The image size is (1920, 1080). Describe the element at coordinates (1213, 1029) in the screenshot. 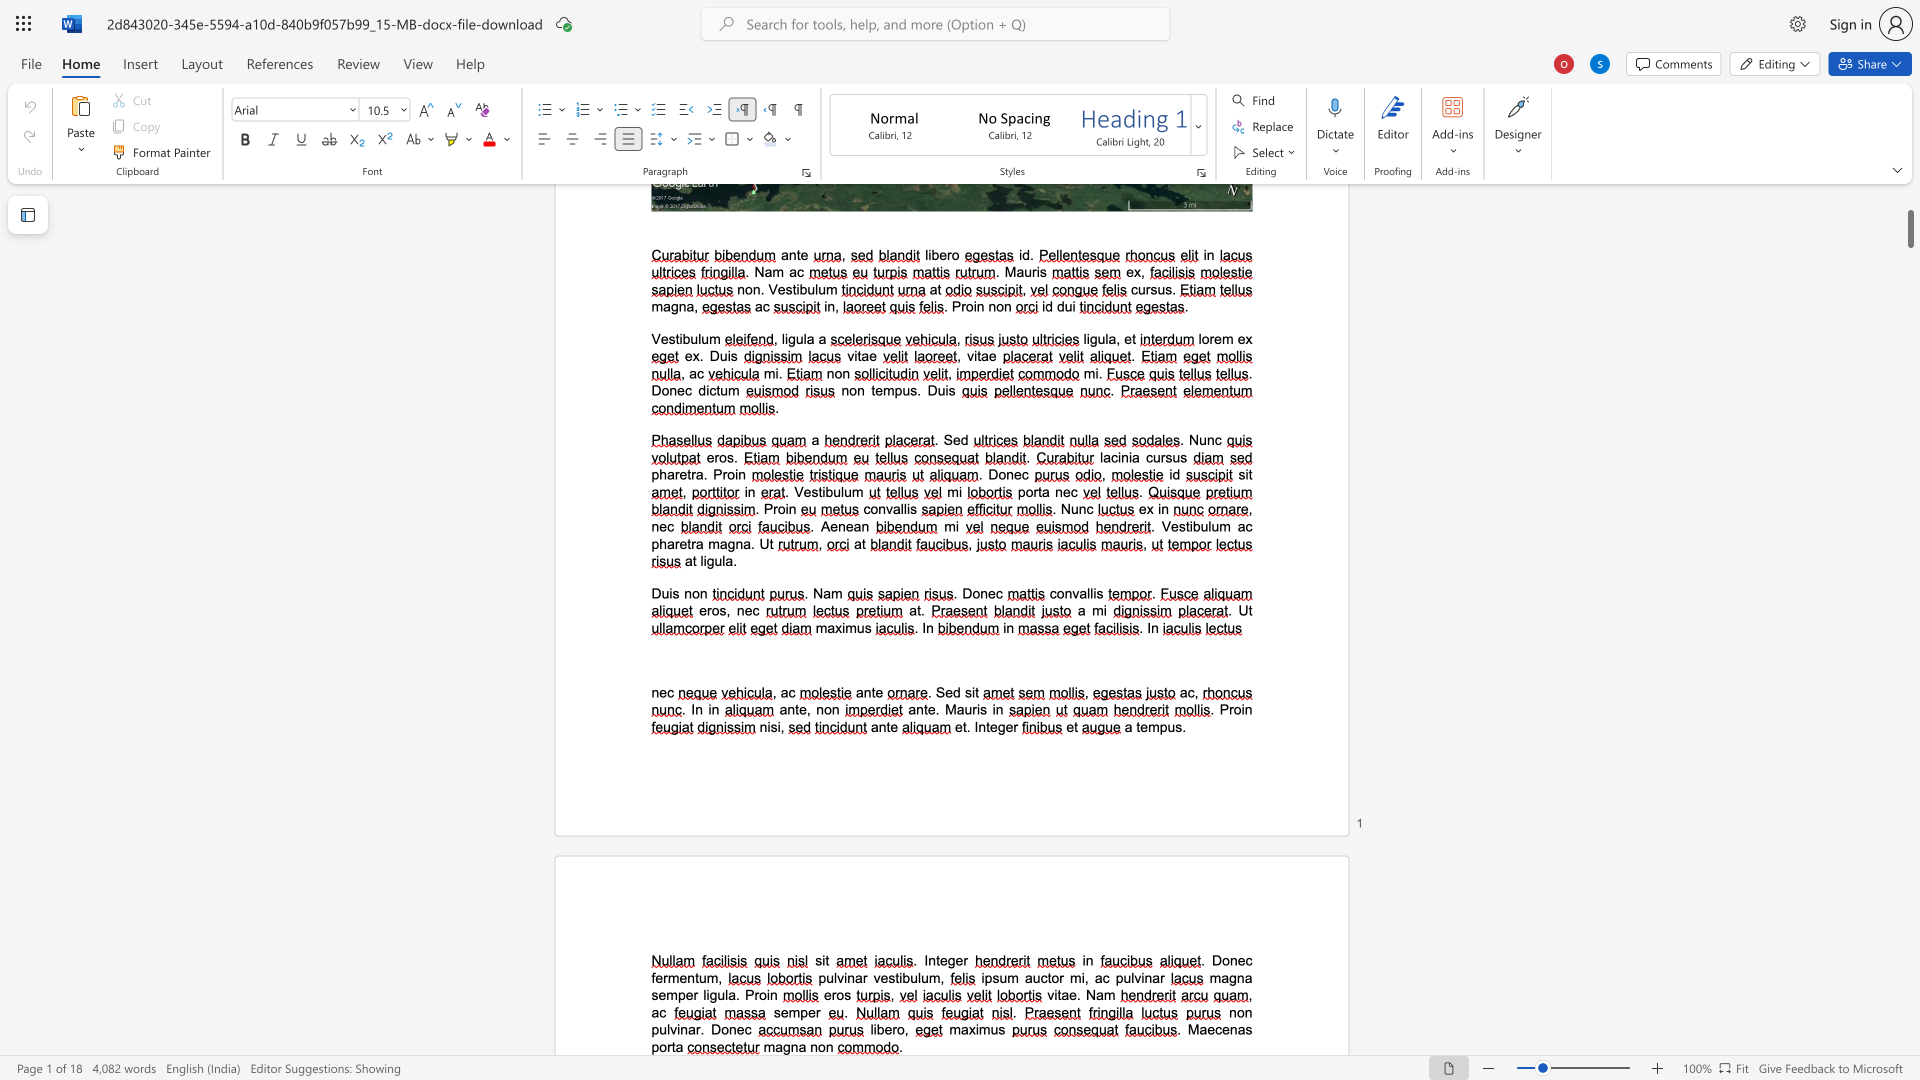

I see `the space between the continuous character "e" and "c" in the text` at that location.